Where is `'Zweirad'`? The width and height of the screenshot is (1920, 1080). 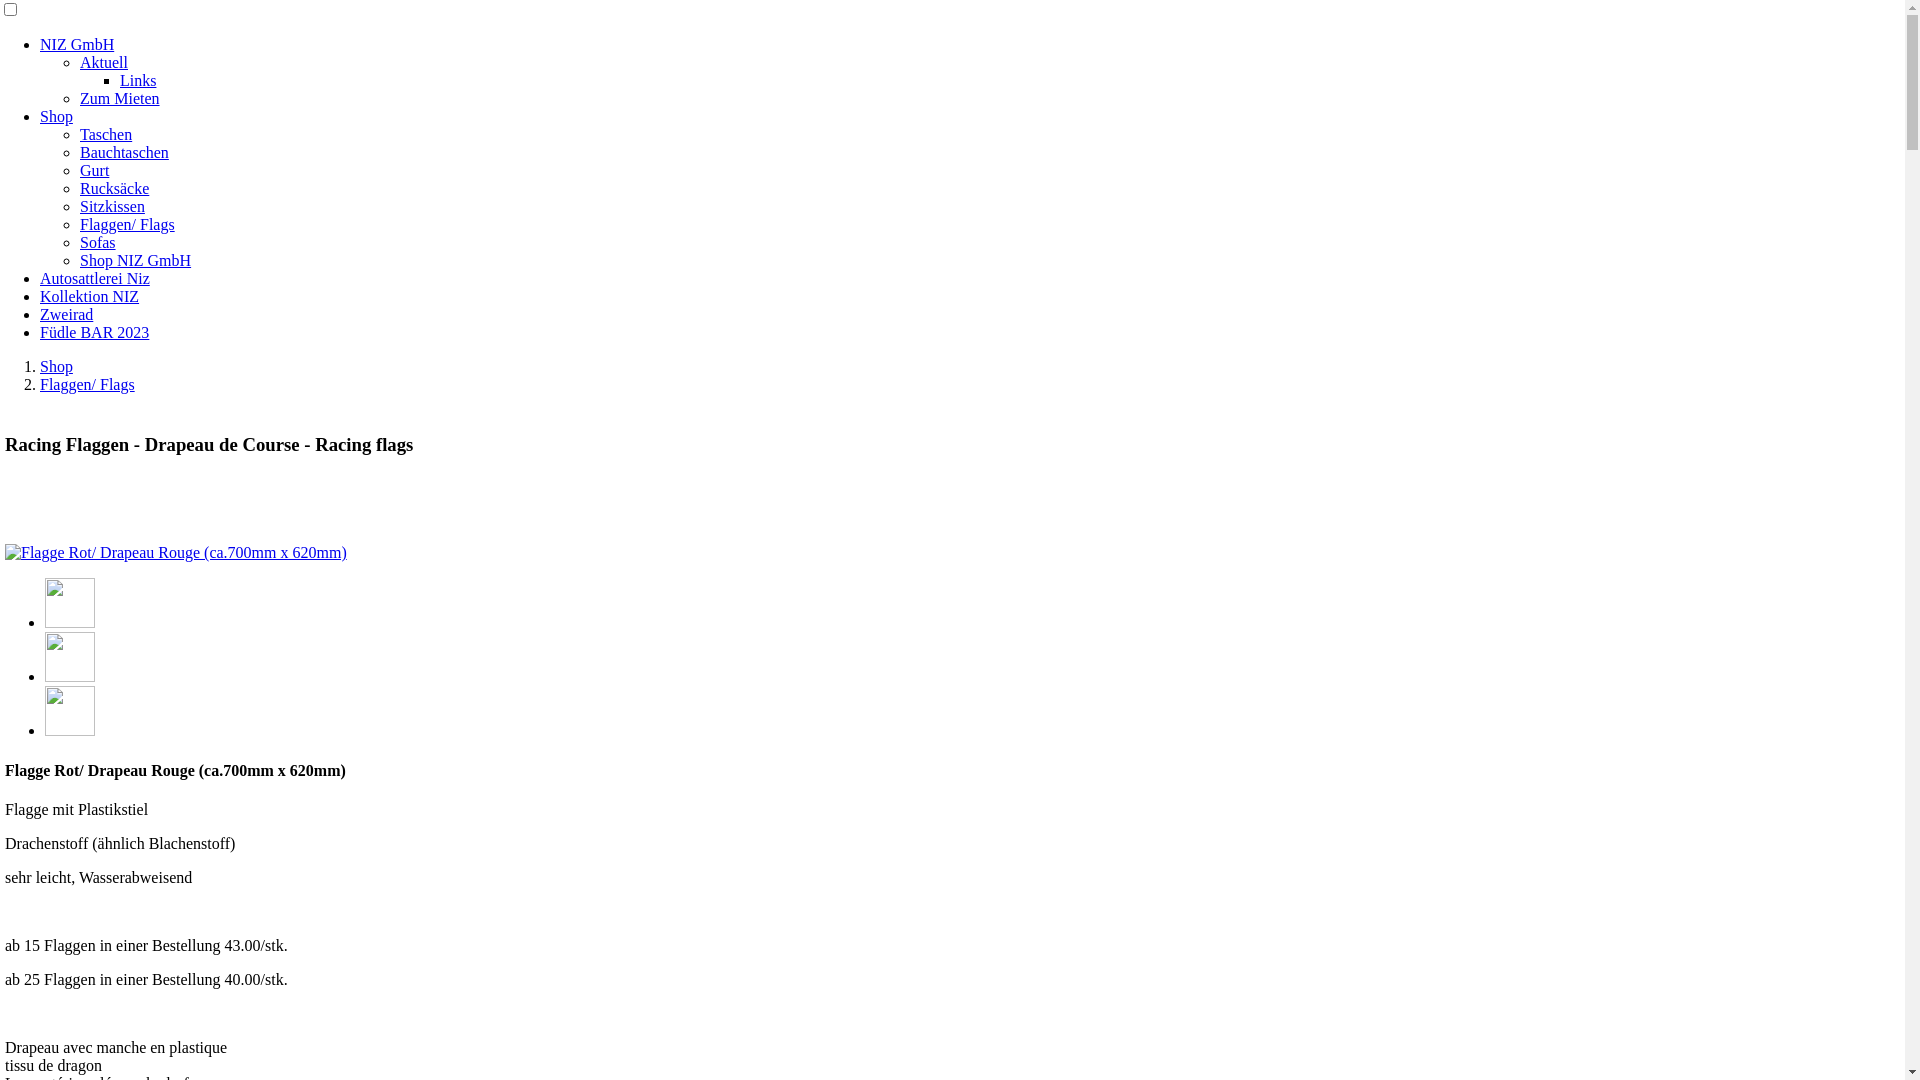
'Zweirad' is located at coordinates (39, 314).